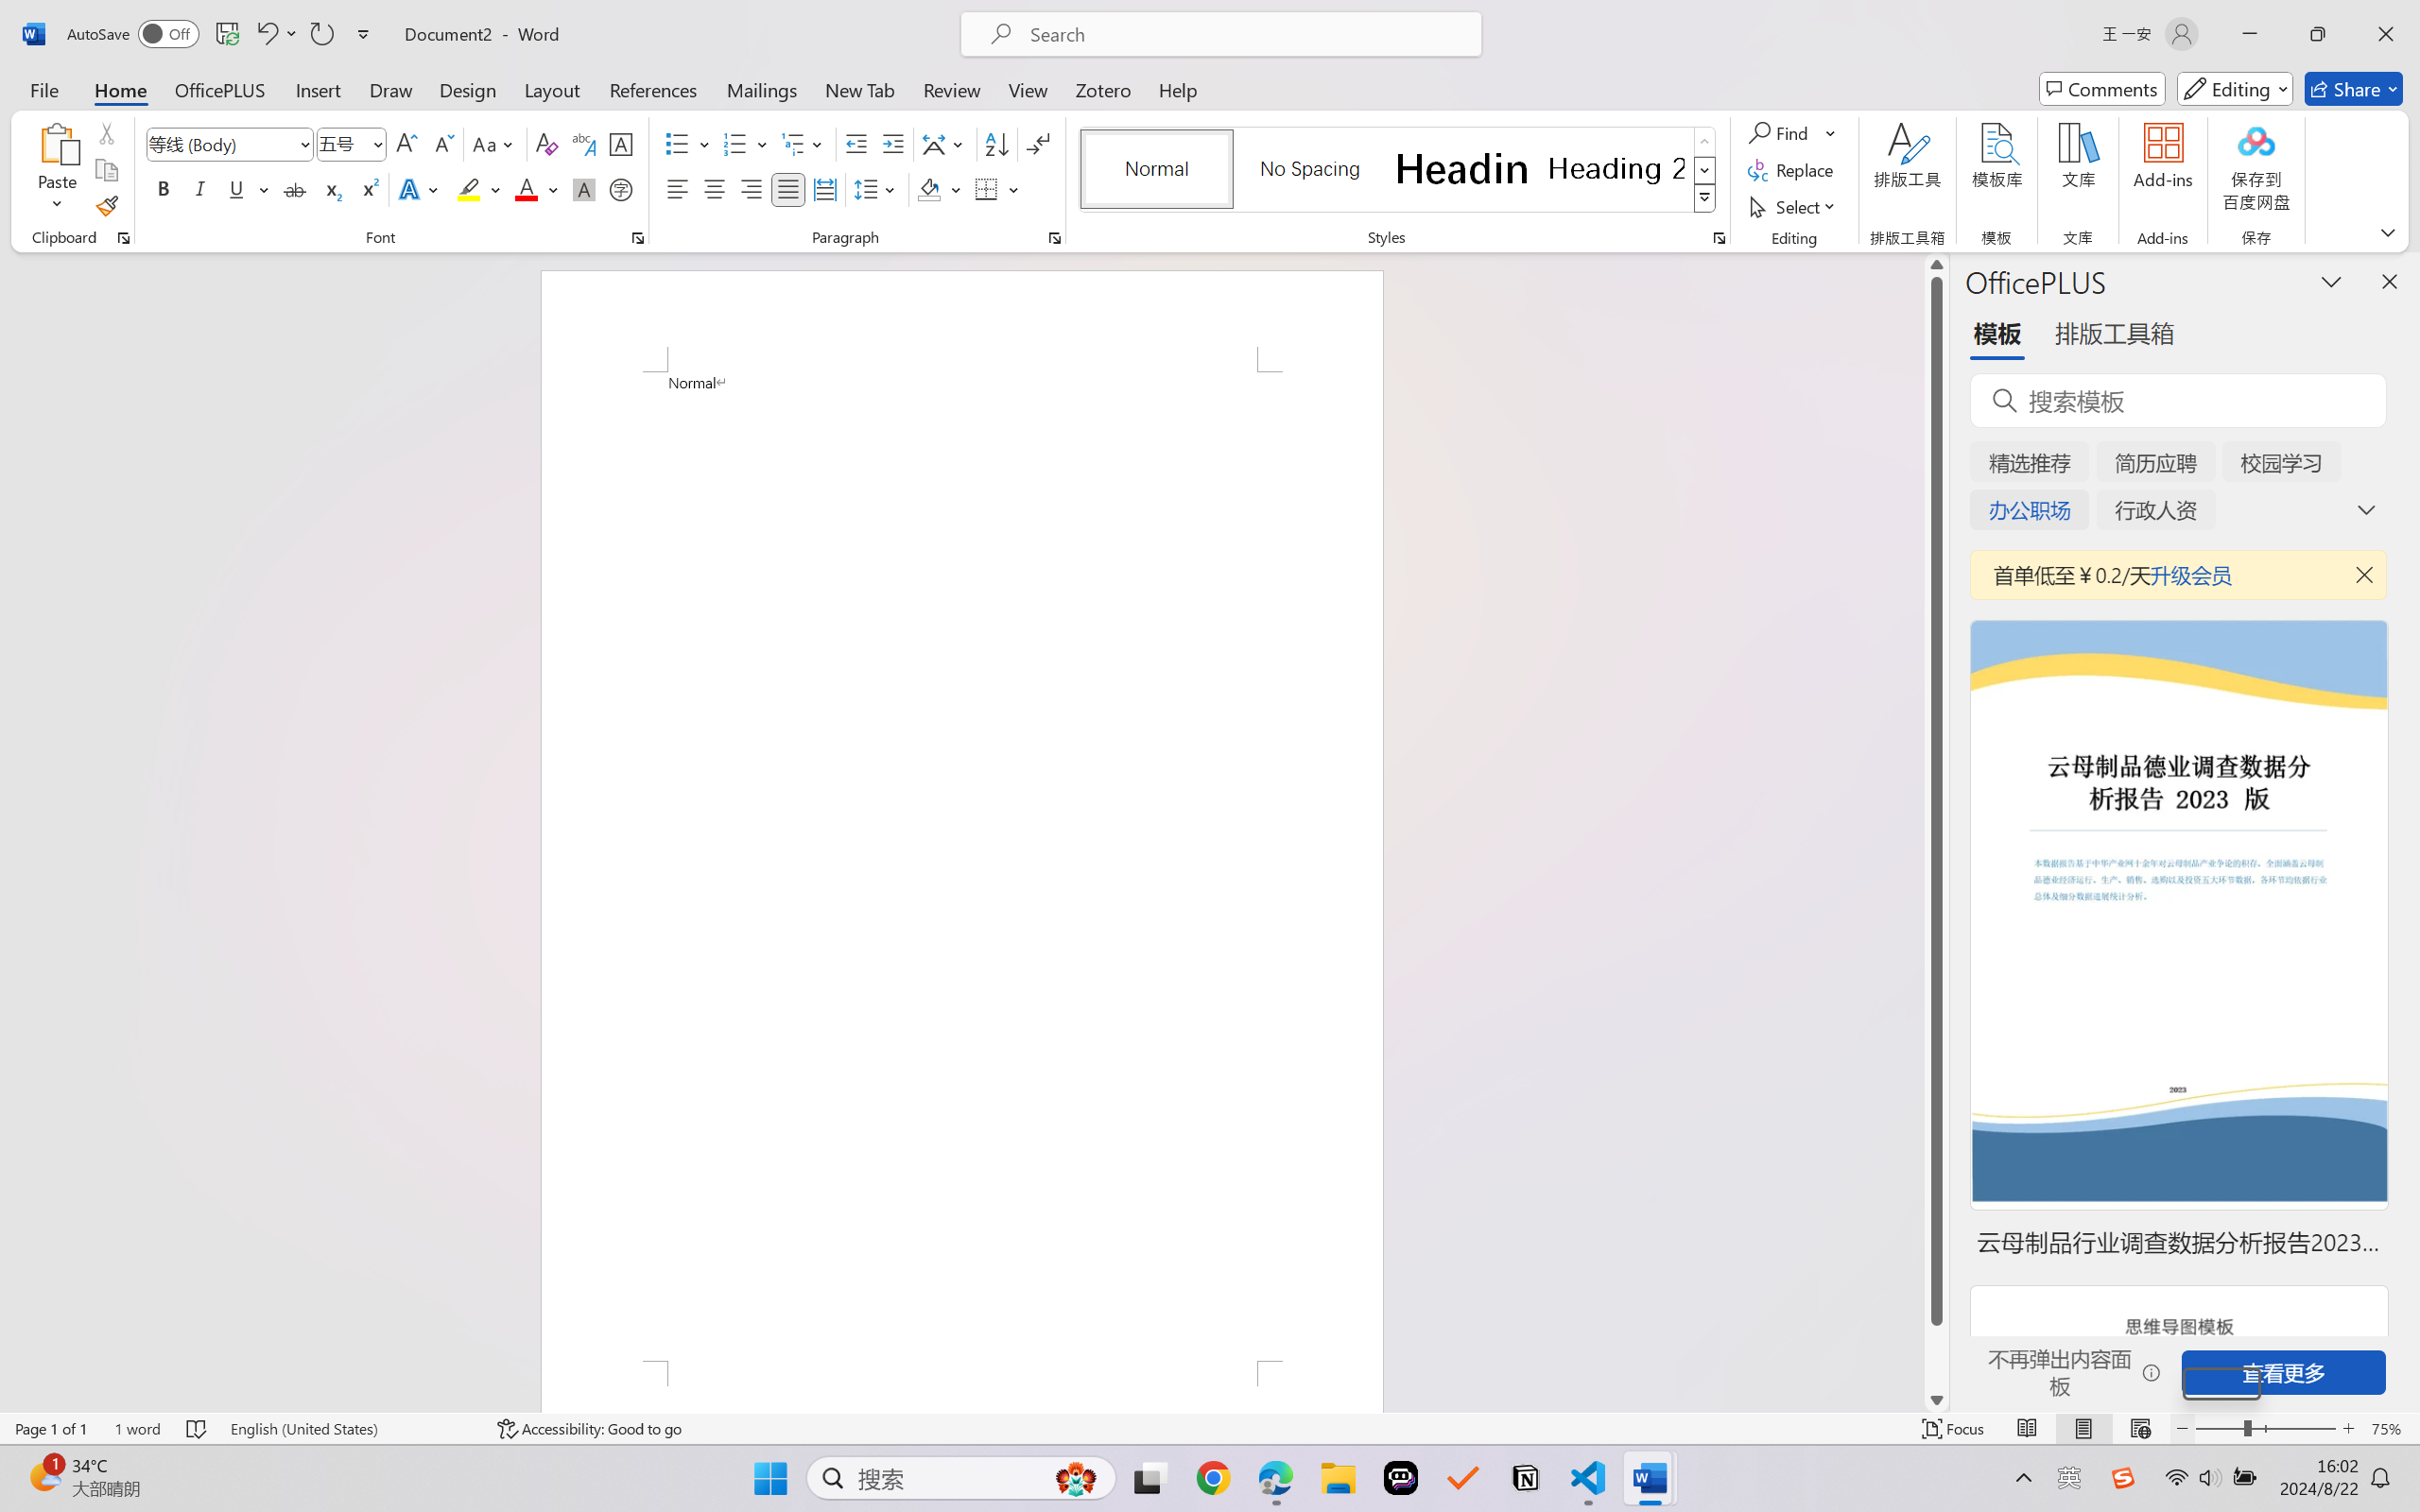 The height and width of the screenshot is (1512, 2420). Describe the element at coordinates (1616, 168) in the screenshot. I see `'Heading 2'` at that location.